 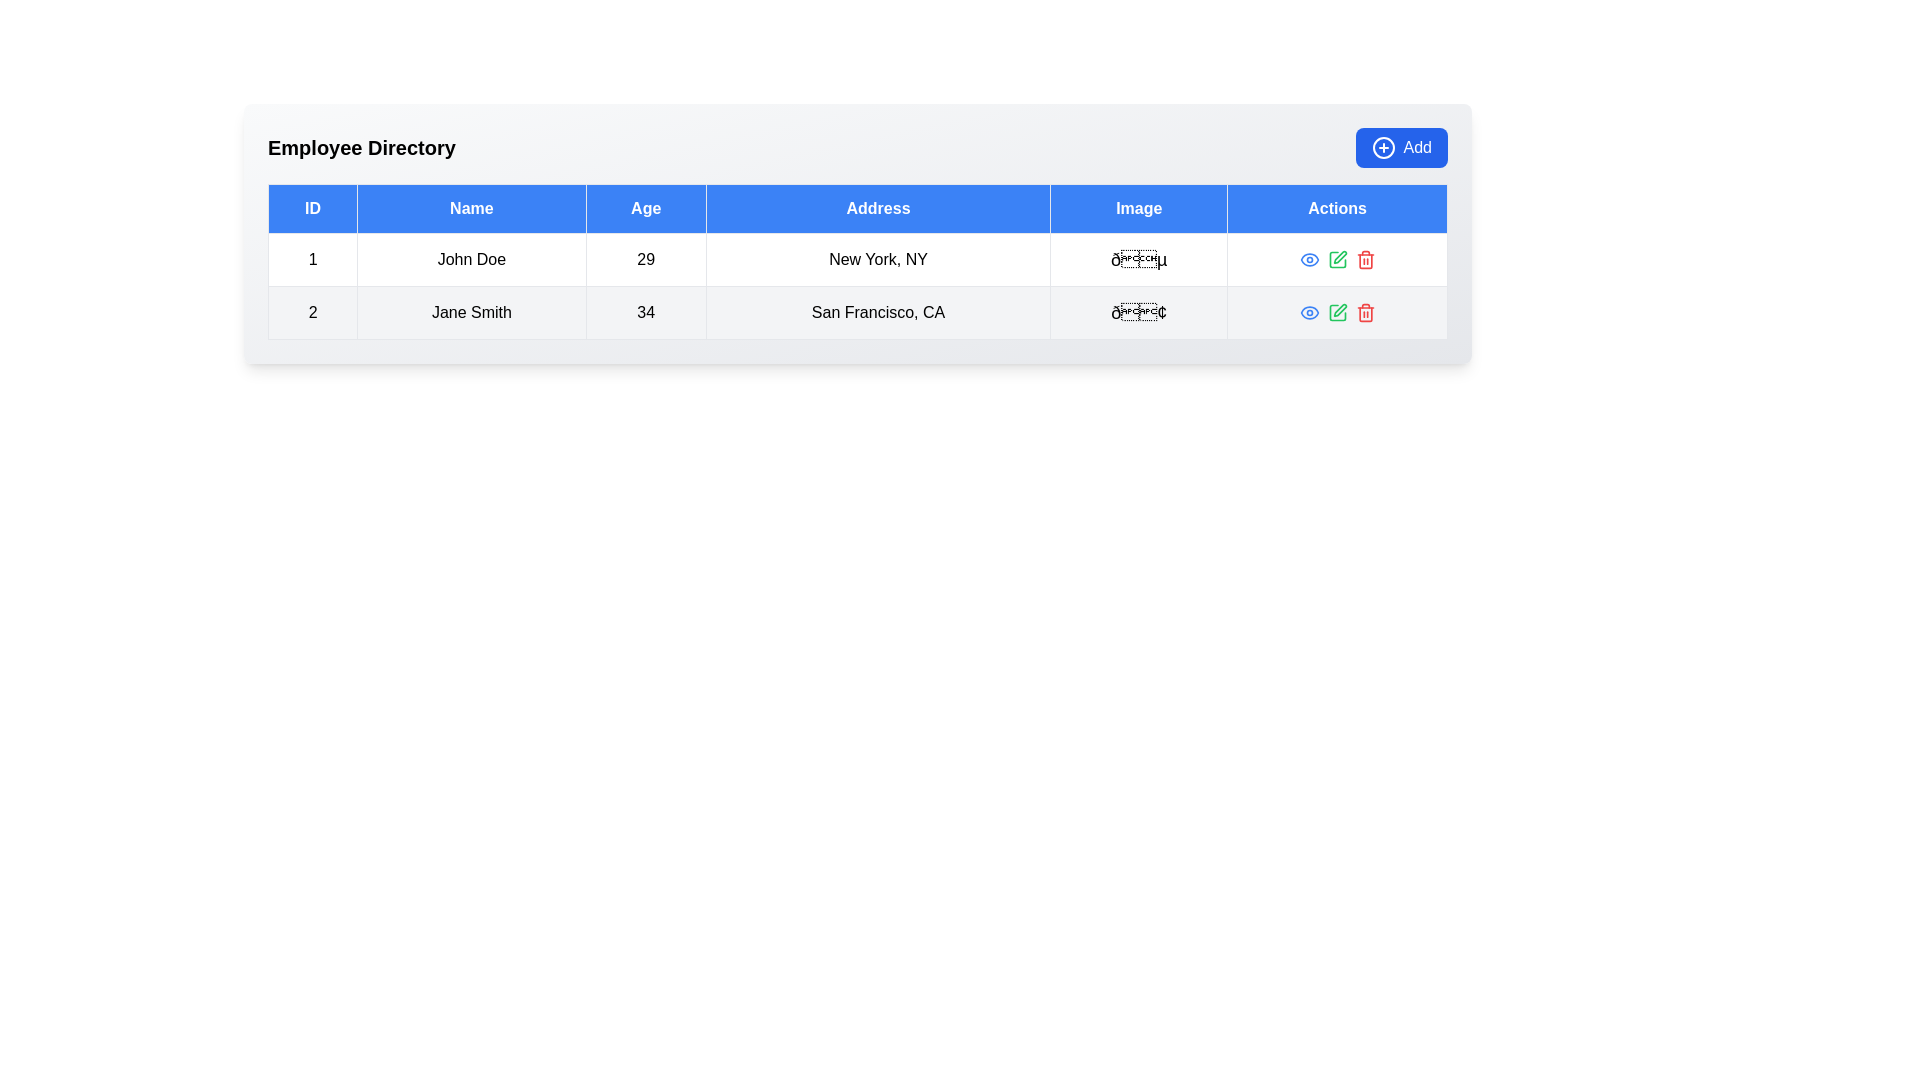 I want to click on the Icon button located in the 'Actions' column of the second row of the table, aligned to the far right, which allows users to delete the corresponding row entry when clicked, so click(x=1364, y=258).